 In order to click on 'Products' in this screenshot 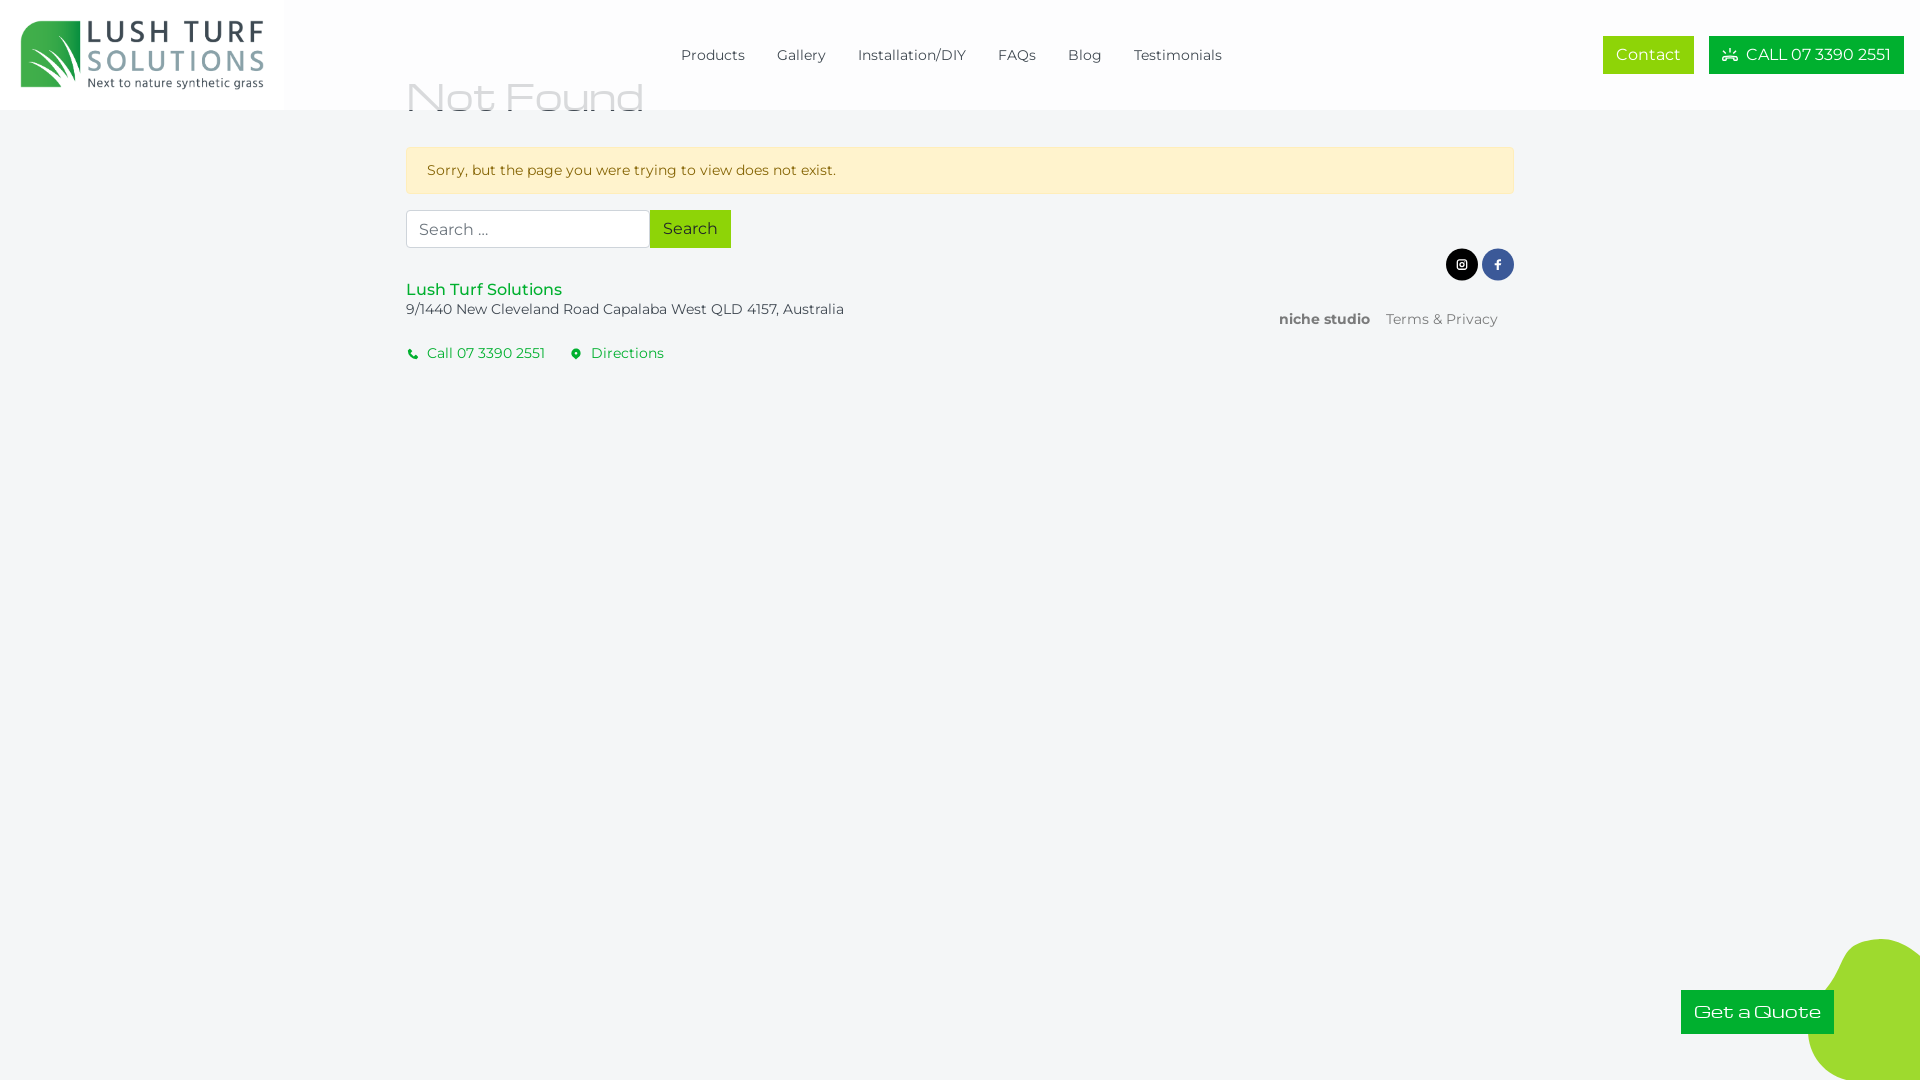, I will do `click(713, 54)`.